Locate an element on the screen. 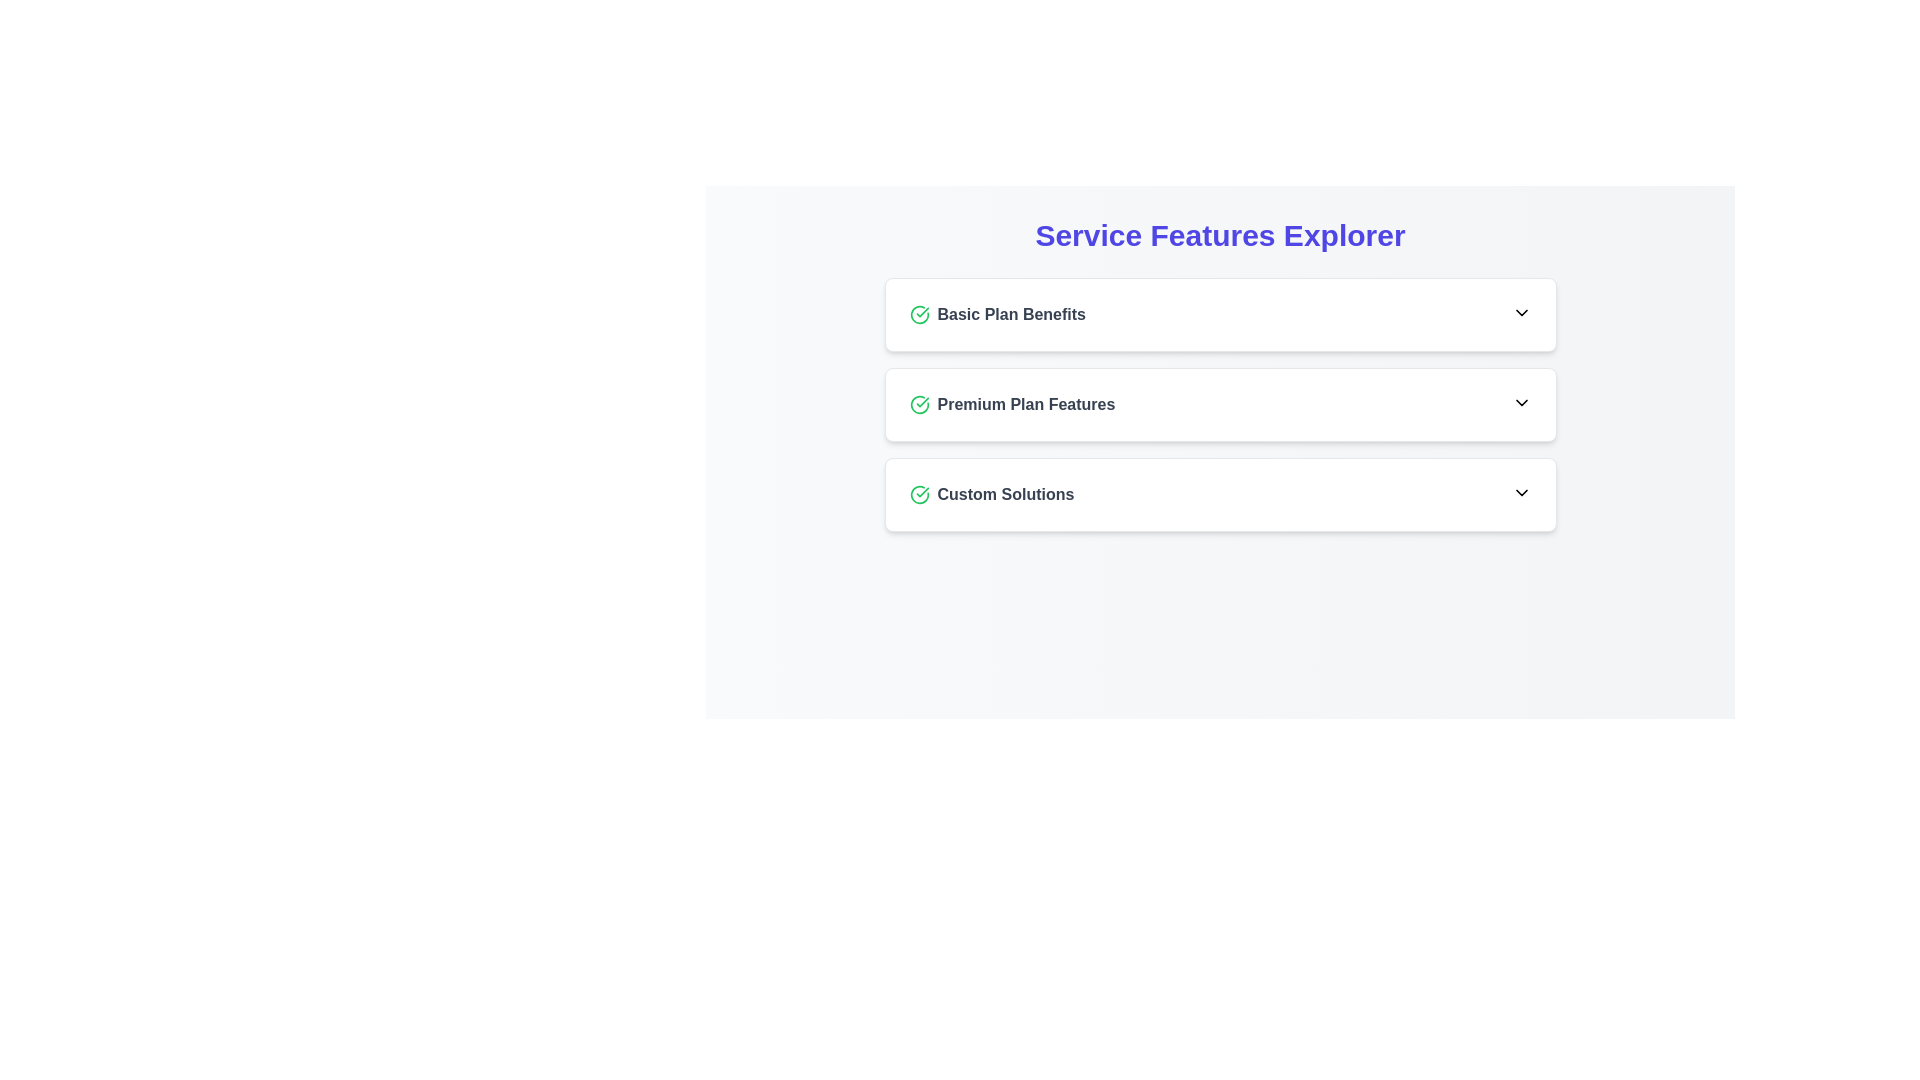 The height and width of the screenshot is (1080, 1920). the downward-pointing chevron icon with a black outline located at the rightmost end of the 'Custom Solutions' row in the 'Service Features Explorer' section is located at coordinates (1520, 493).